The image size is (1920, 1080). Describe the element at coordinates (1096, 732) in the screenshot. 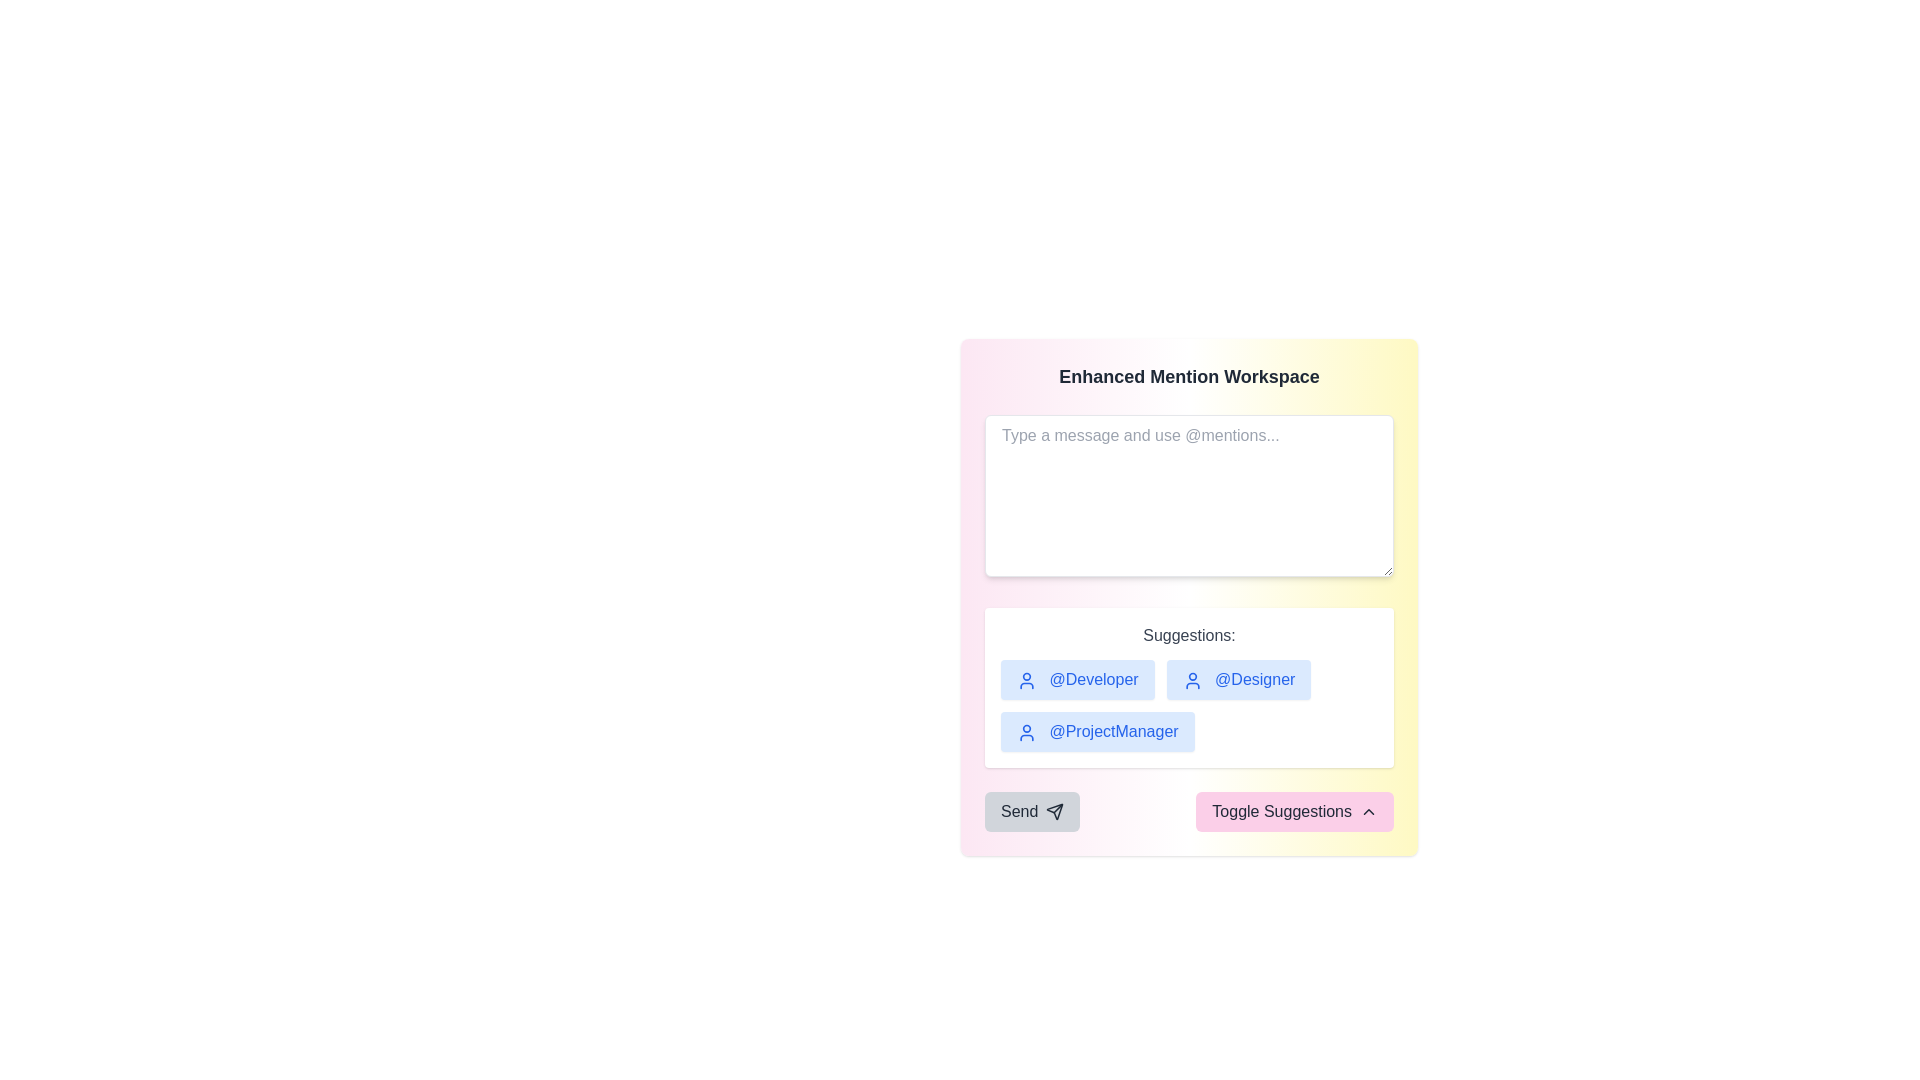

I see `the third selectable suggestion button labeled '@ProjectManager' in the Suggestions section` at that location.